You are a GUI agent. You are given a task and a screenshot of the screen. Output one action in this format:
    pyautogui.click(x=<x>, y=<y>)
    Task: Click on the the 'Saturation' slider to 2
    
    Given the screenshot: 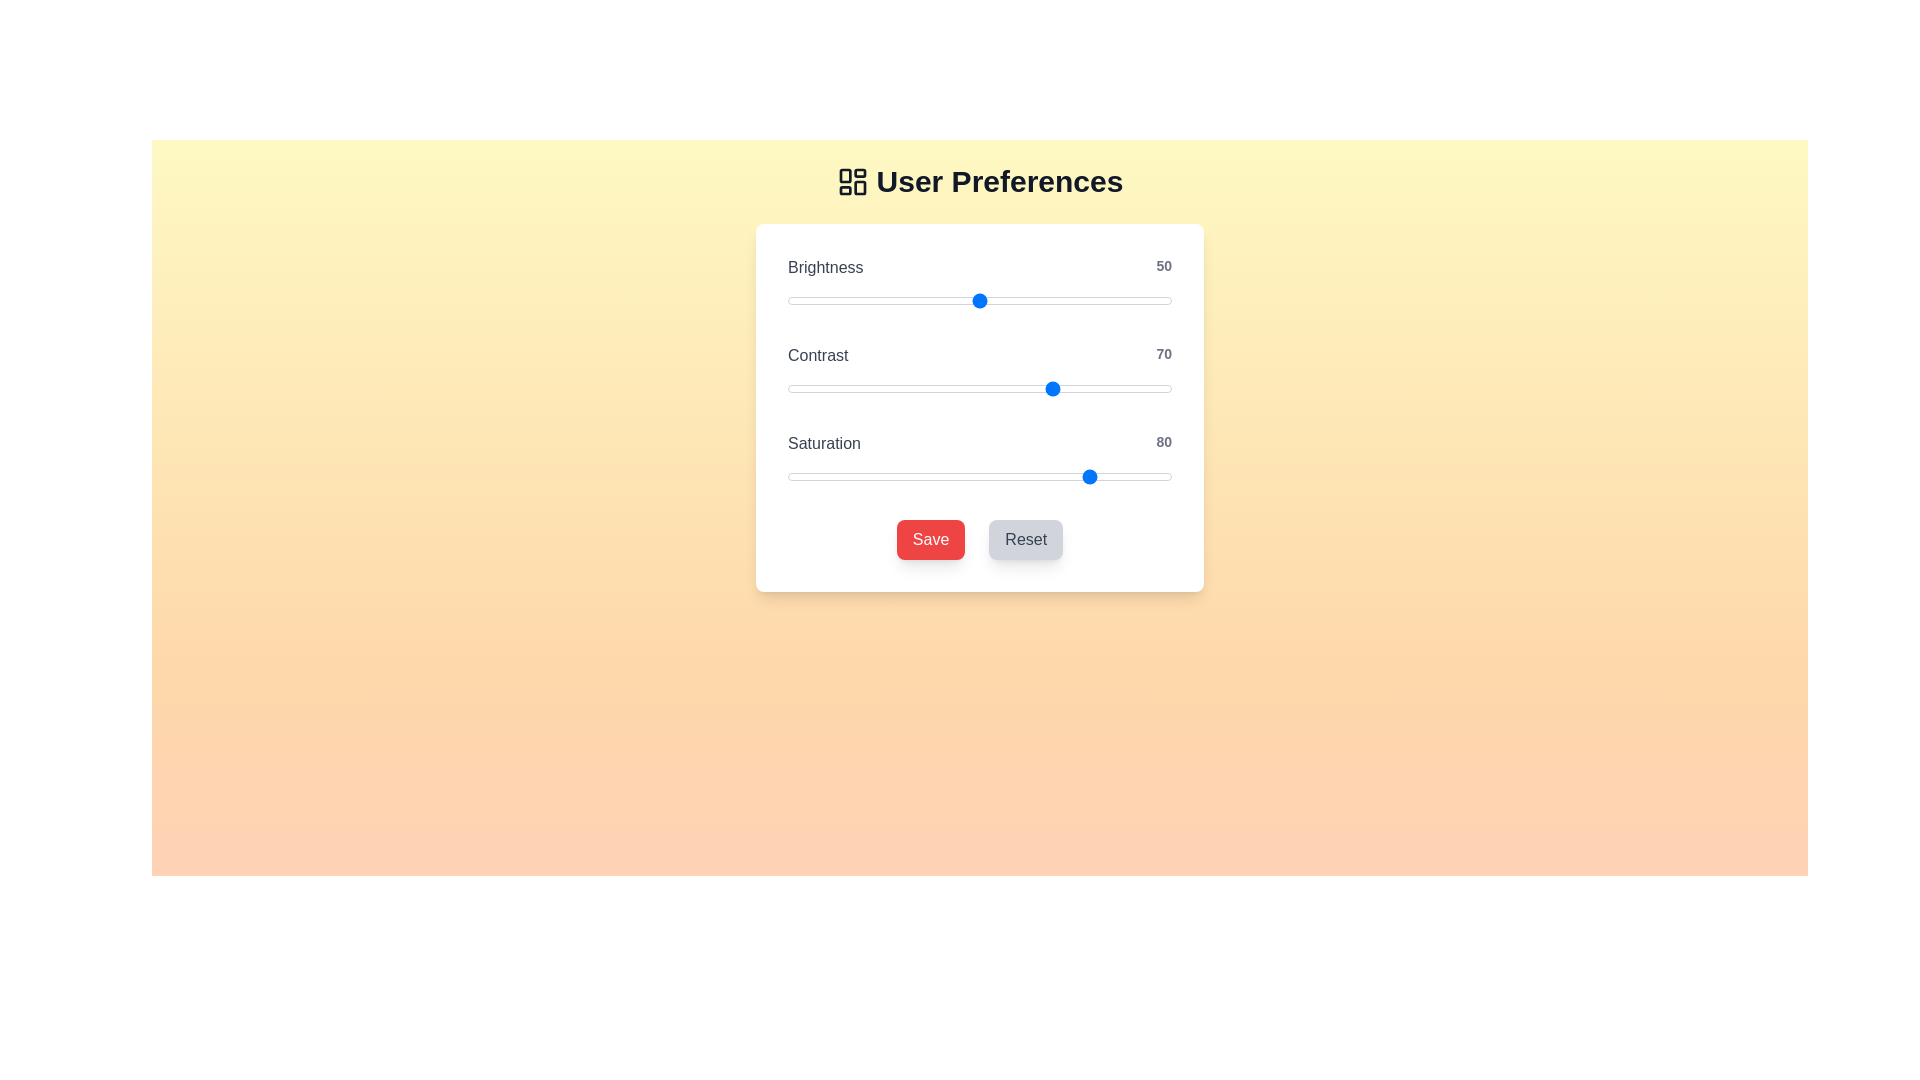 What is the action you would take?
    pyautogui.click(x=794, y=477)
    